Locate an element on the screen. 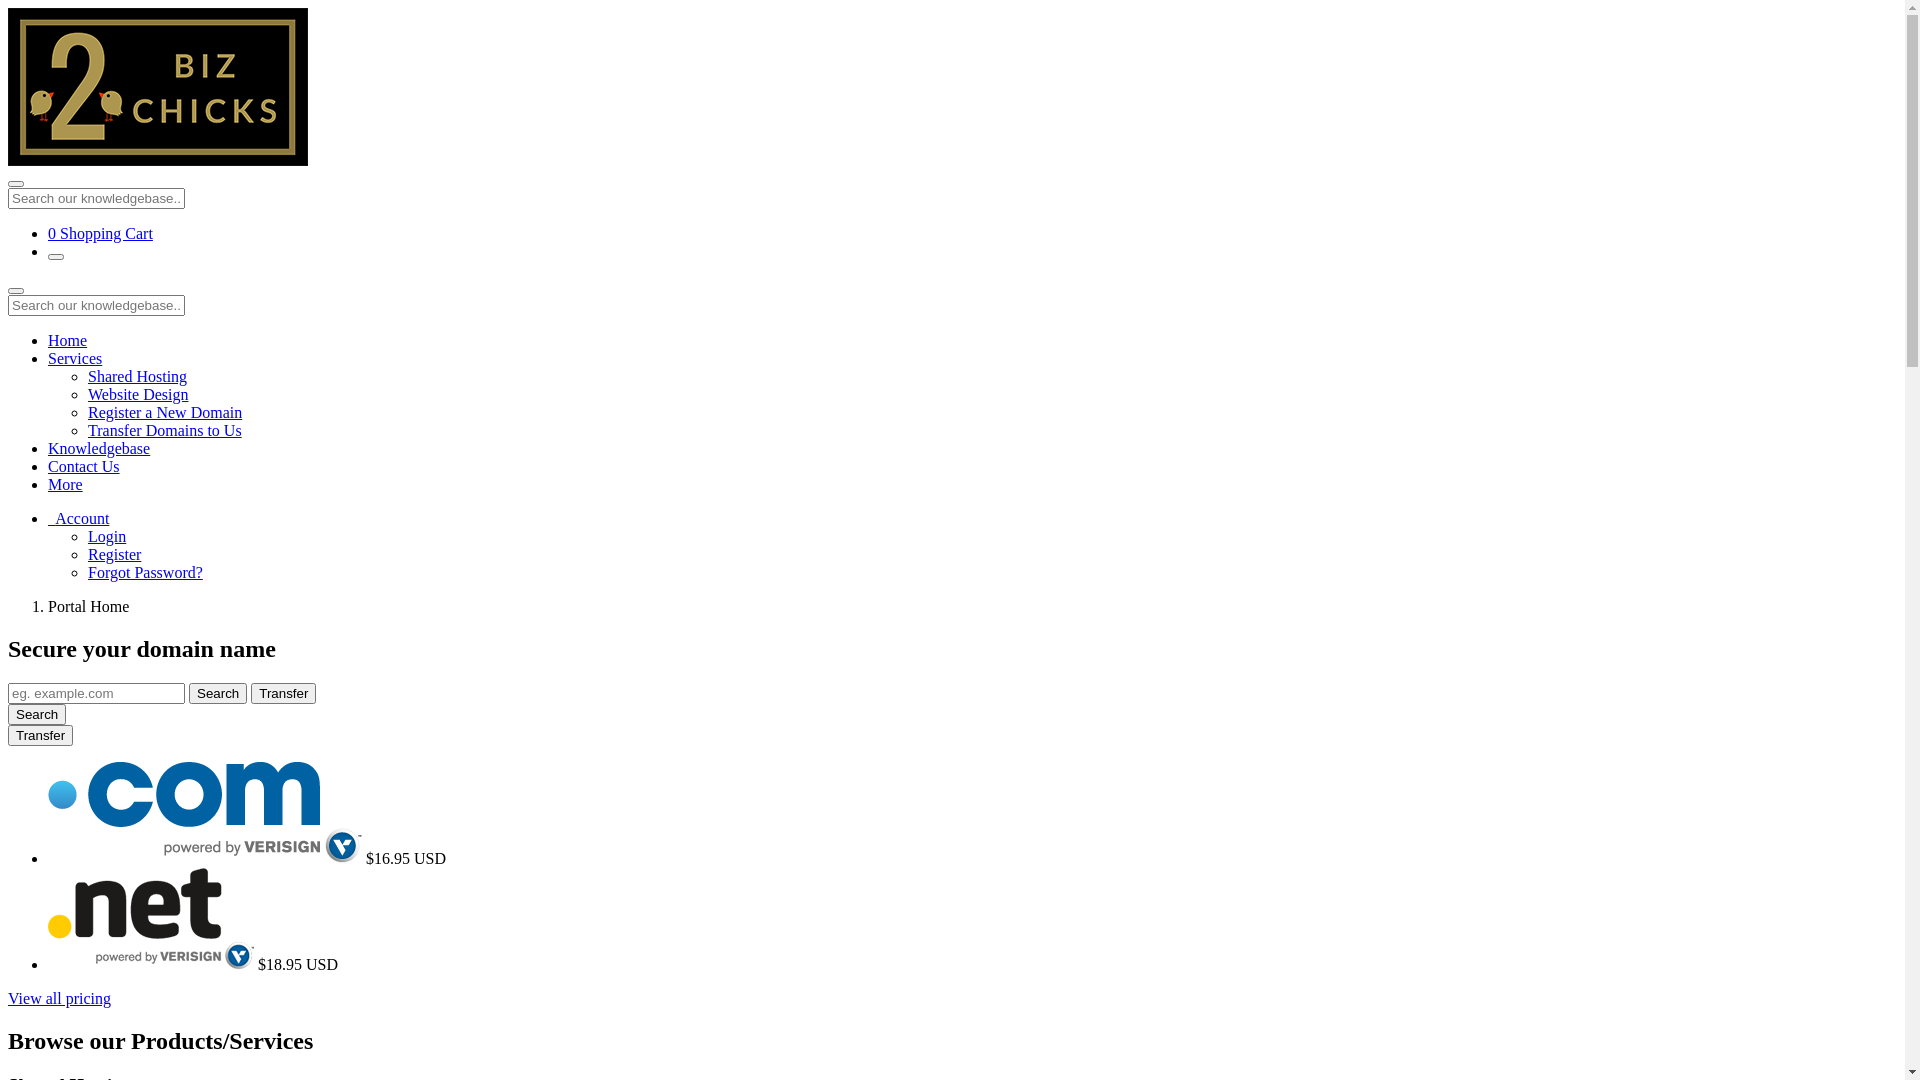 This screenshot has height=1080, width=1920. 'Search' is located at coordinates (37, 713).